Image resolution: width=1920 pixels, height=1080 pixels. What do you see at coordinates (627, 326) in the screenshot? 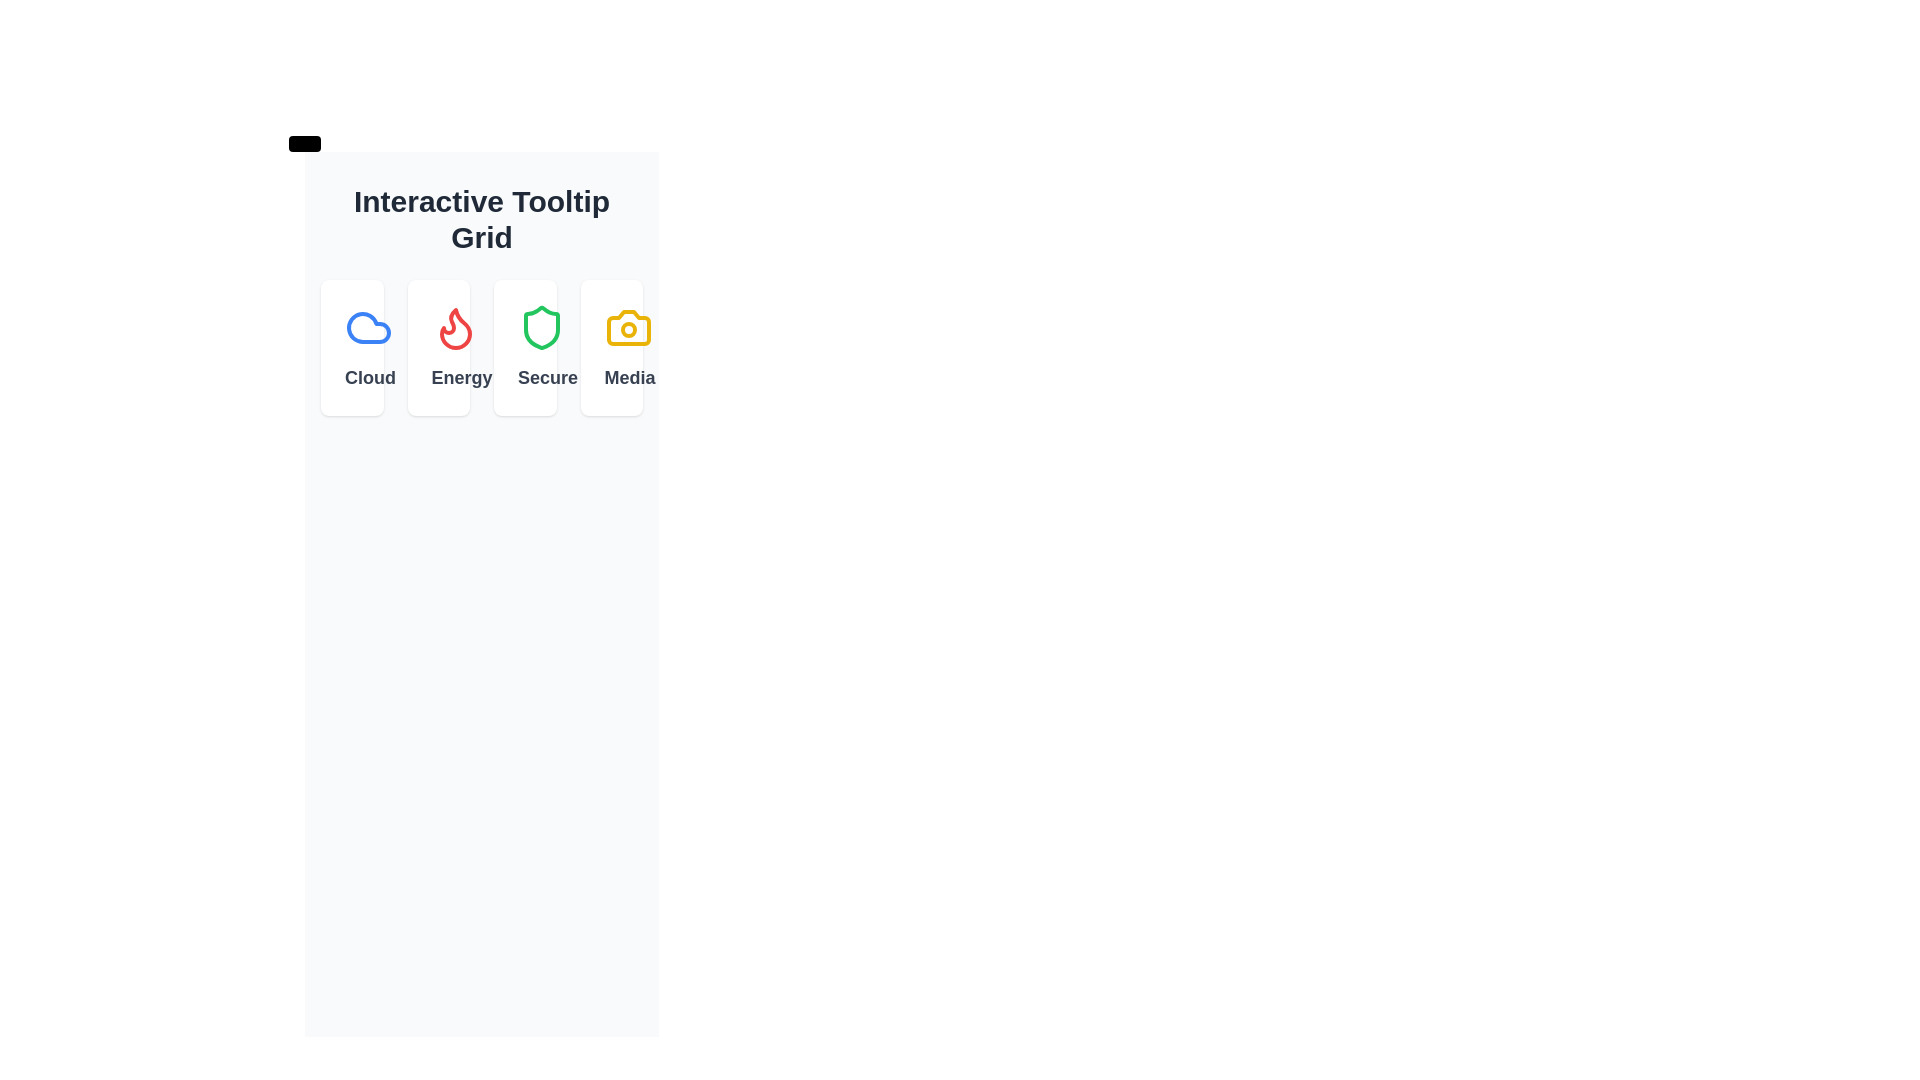
I see `the bright yellow camera icon located in the bottom-right corner of the 'Media' card, which is the fourth card in a row of cards` at bounding box center [627, 326].